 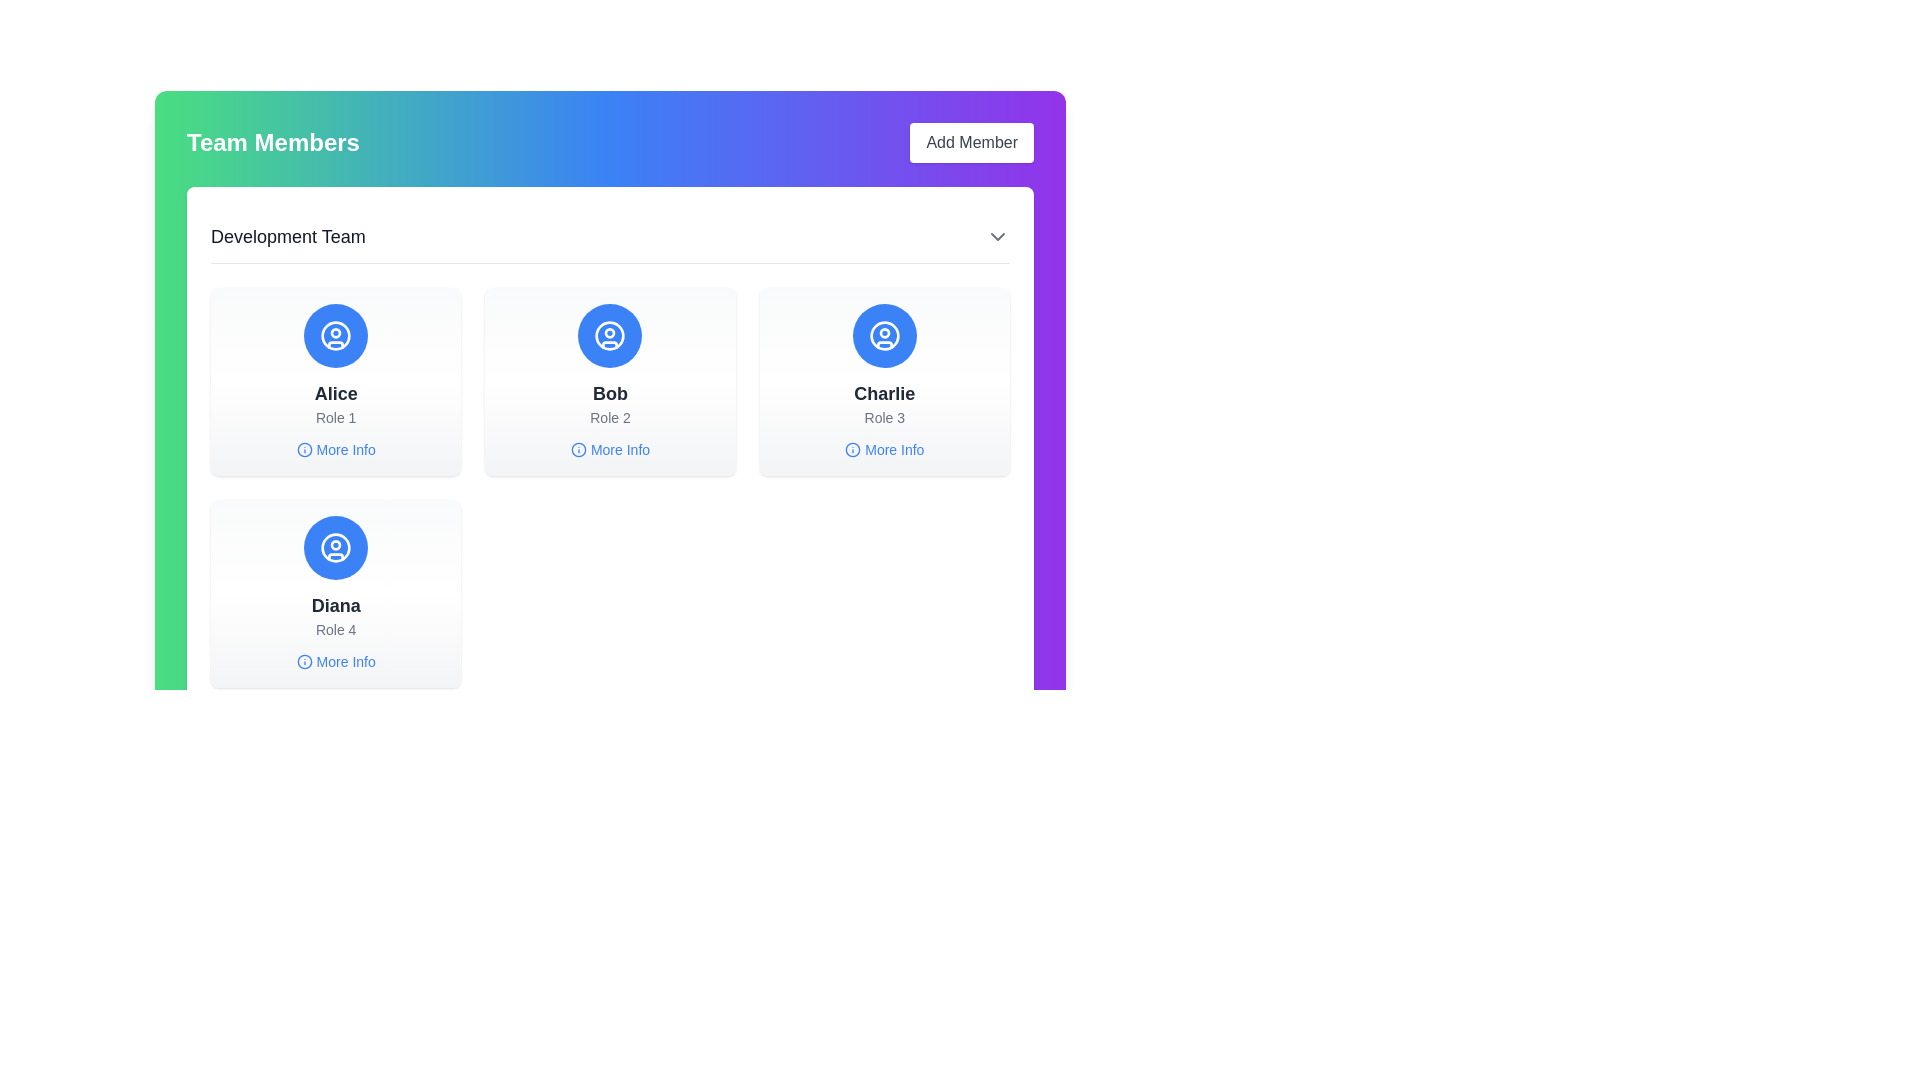 I want to click on the 'Role 3' label, which is styled with small gray text and positioned between the 'Charlie' label and the 'More Info' button in the card for the 'Charlie' item, so click(x=883, y=416).